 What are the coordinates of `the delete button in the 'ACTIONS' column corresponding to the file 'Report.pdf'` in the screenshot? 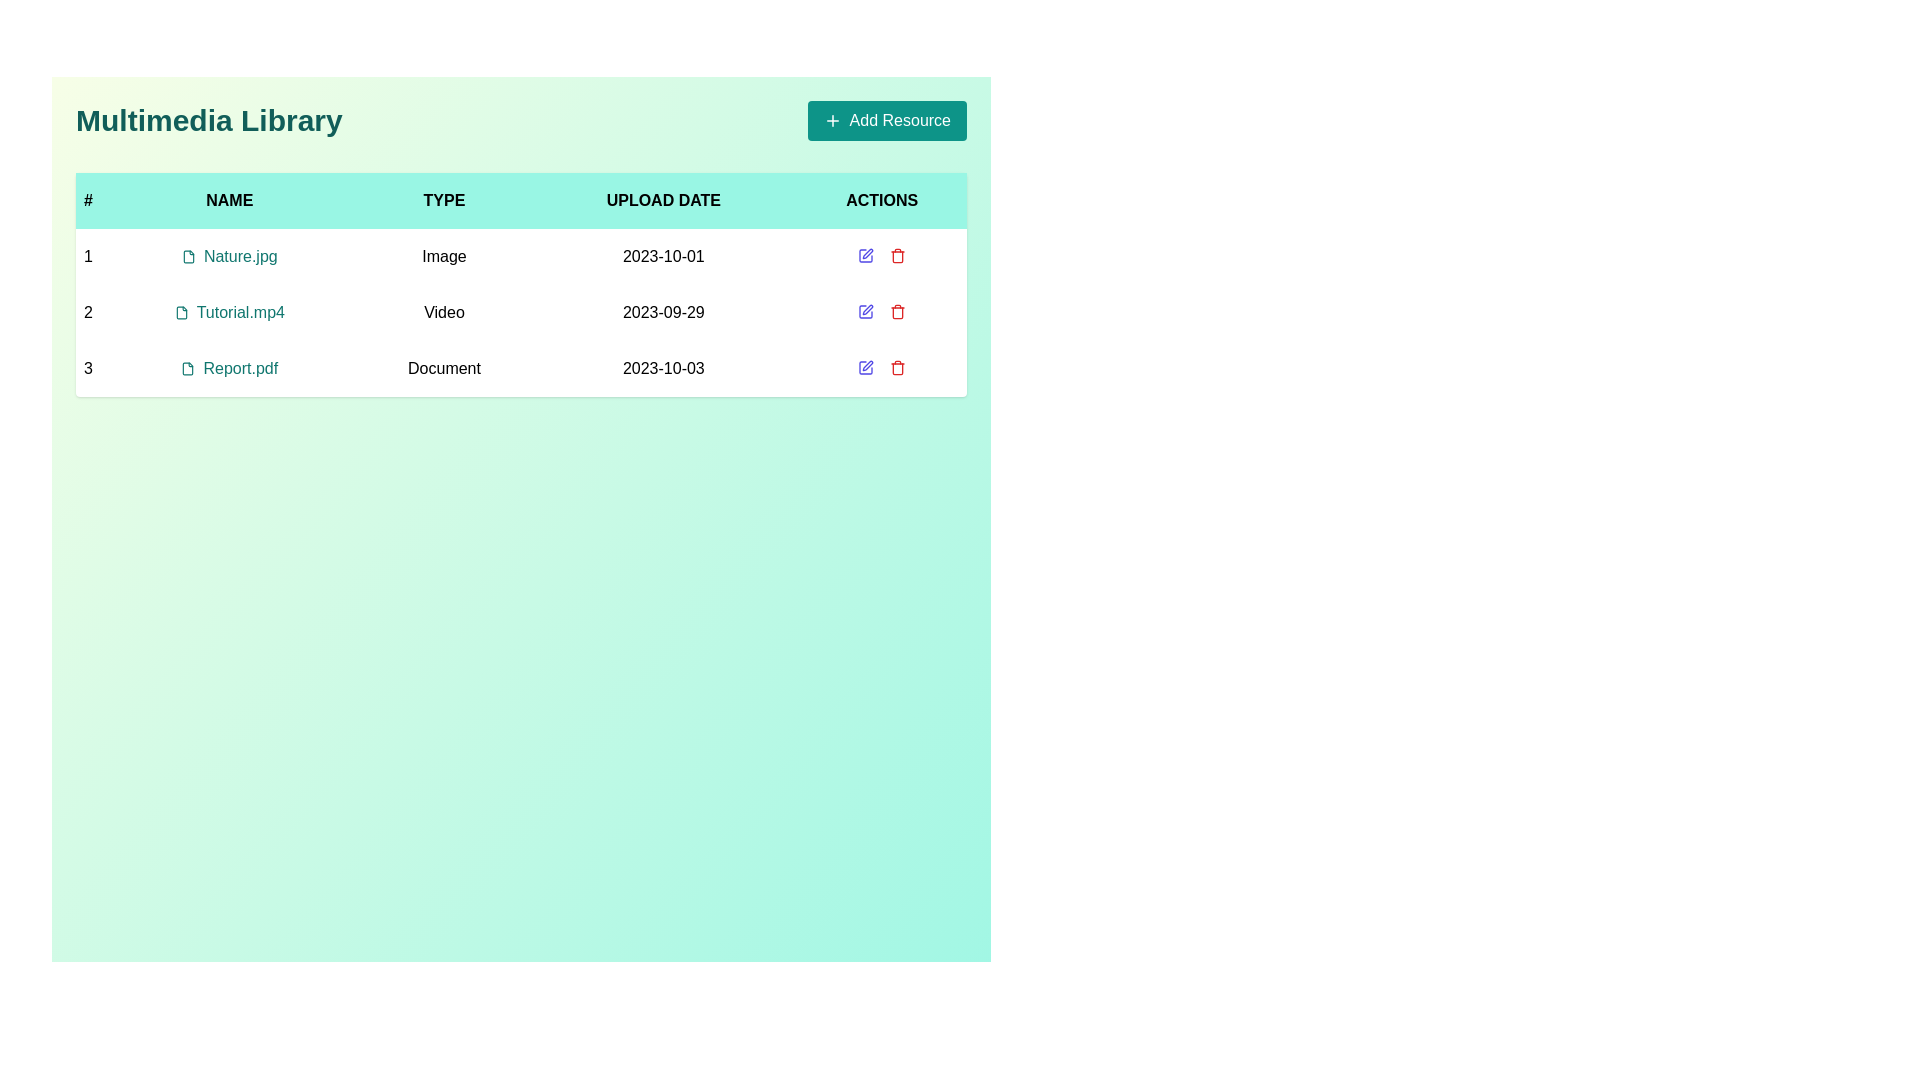 It's located at (897, 367).